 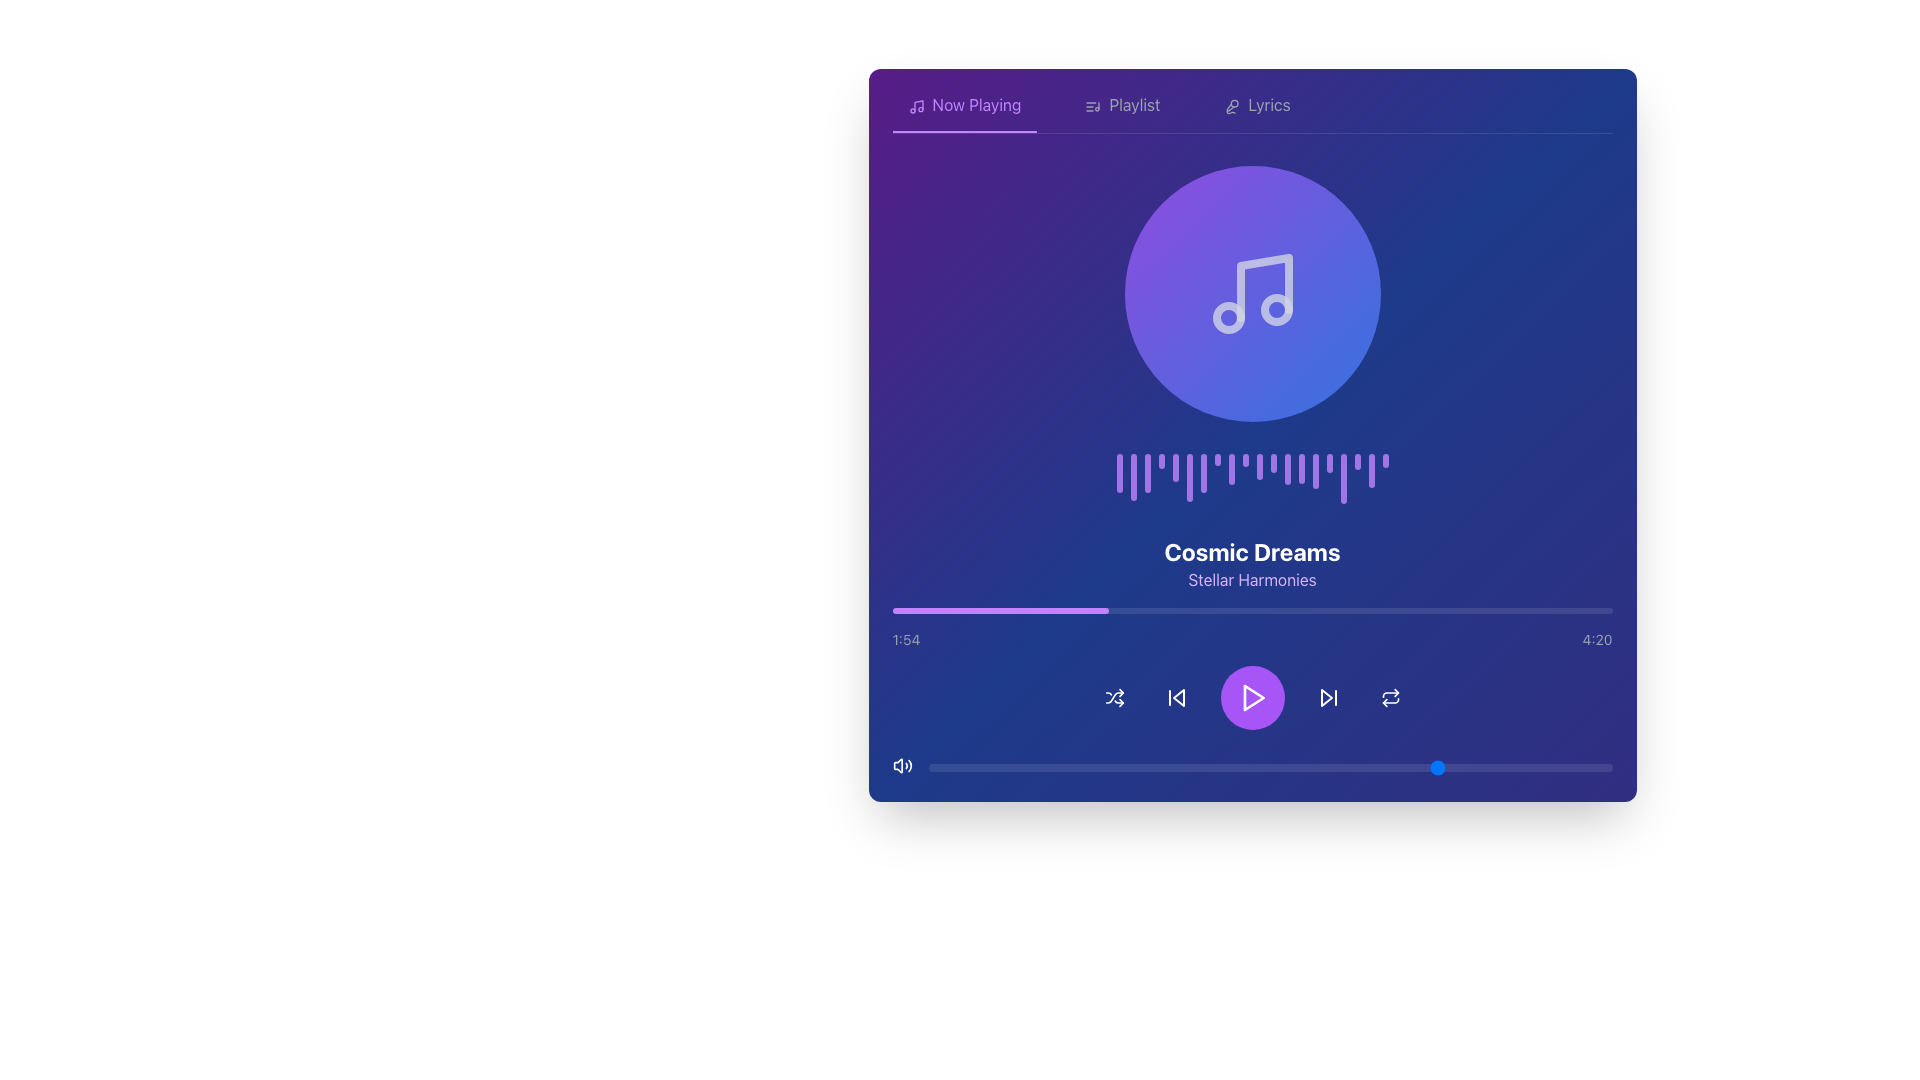 What do you see at coordinates (917, 105) in the screenshot?
I see `the music note icon, which is a thin, minimalistic vector graphic located in the top-left corner of the music interface` at bounding box center [917, 105].